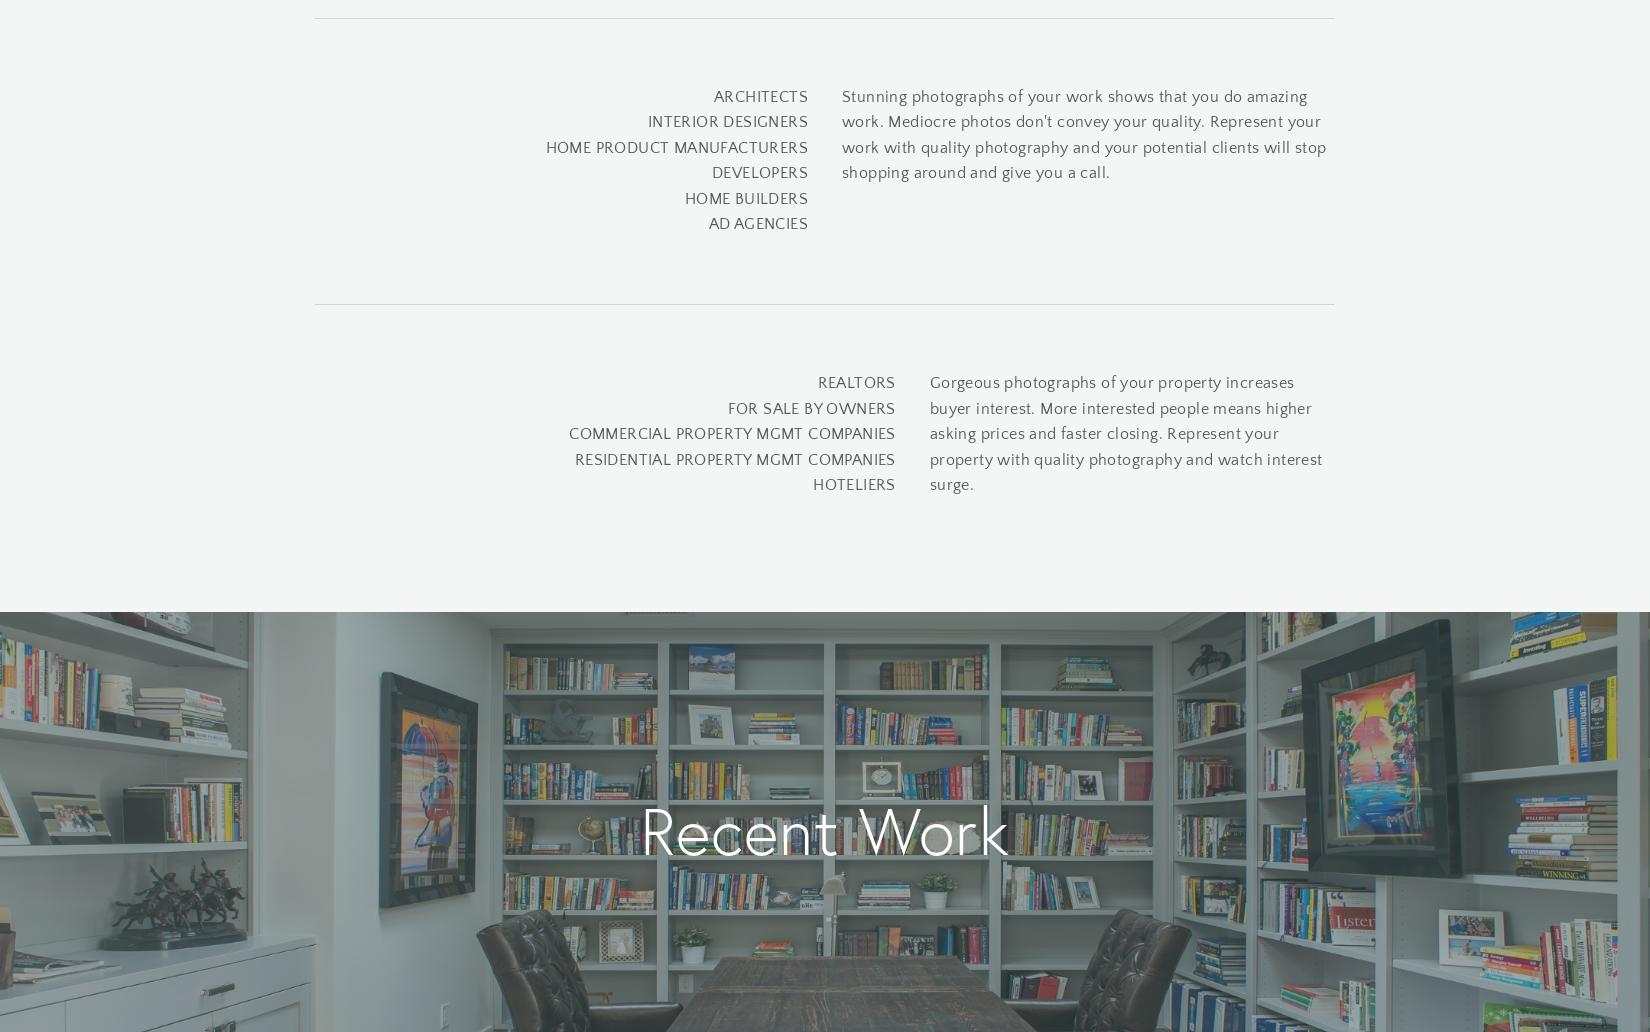  Describe the element at coordinates (1086, 133) in the screenshot. I see `'Stunning photographs of your work shows that you do amazing work. Mediocre photos don't convey your quality. Represent your work with quality photography and your potential clients will stop shopping around and give you a call.'` at that location.